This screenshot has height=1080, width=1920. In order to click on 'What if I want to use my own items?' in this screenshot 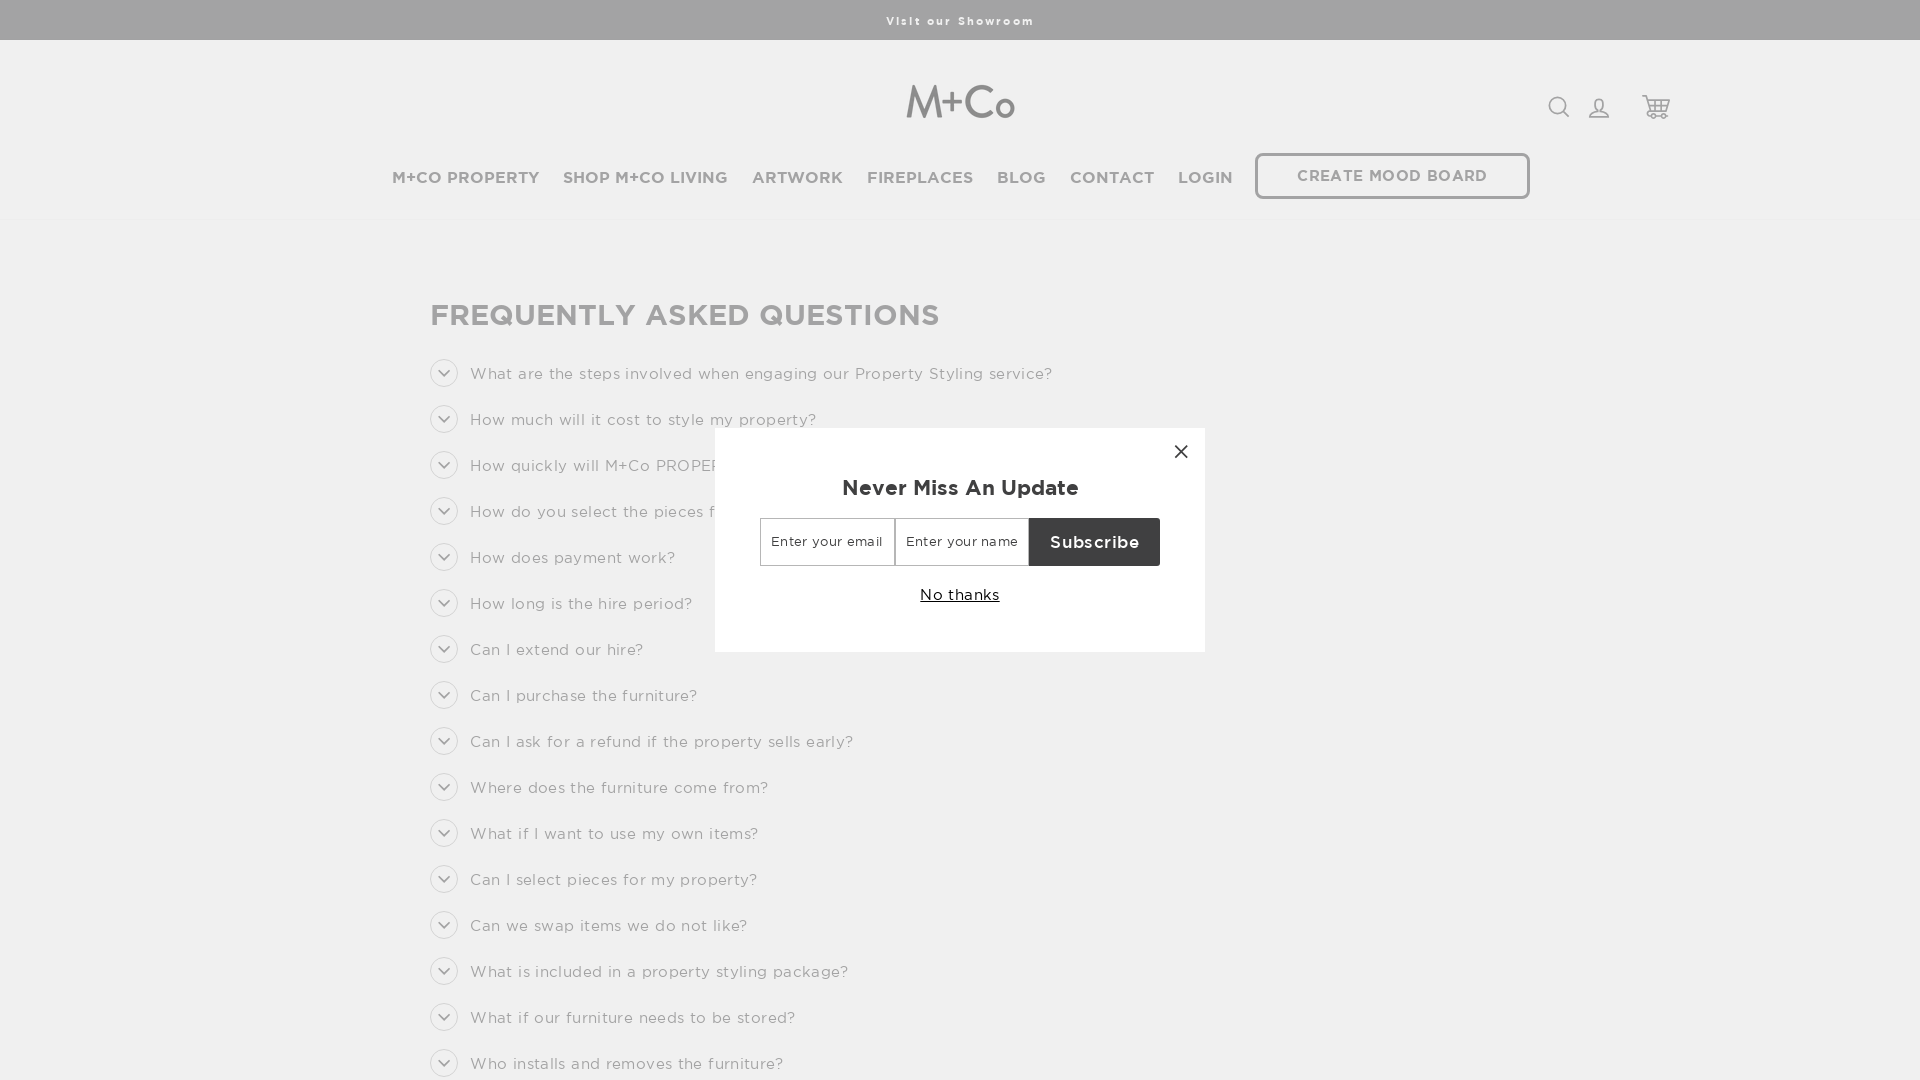, I will do `click(593, 833)`.